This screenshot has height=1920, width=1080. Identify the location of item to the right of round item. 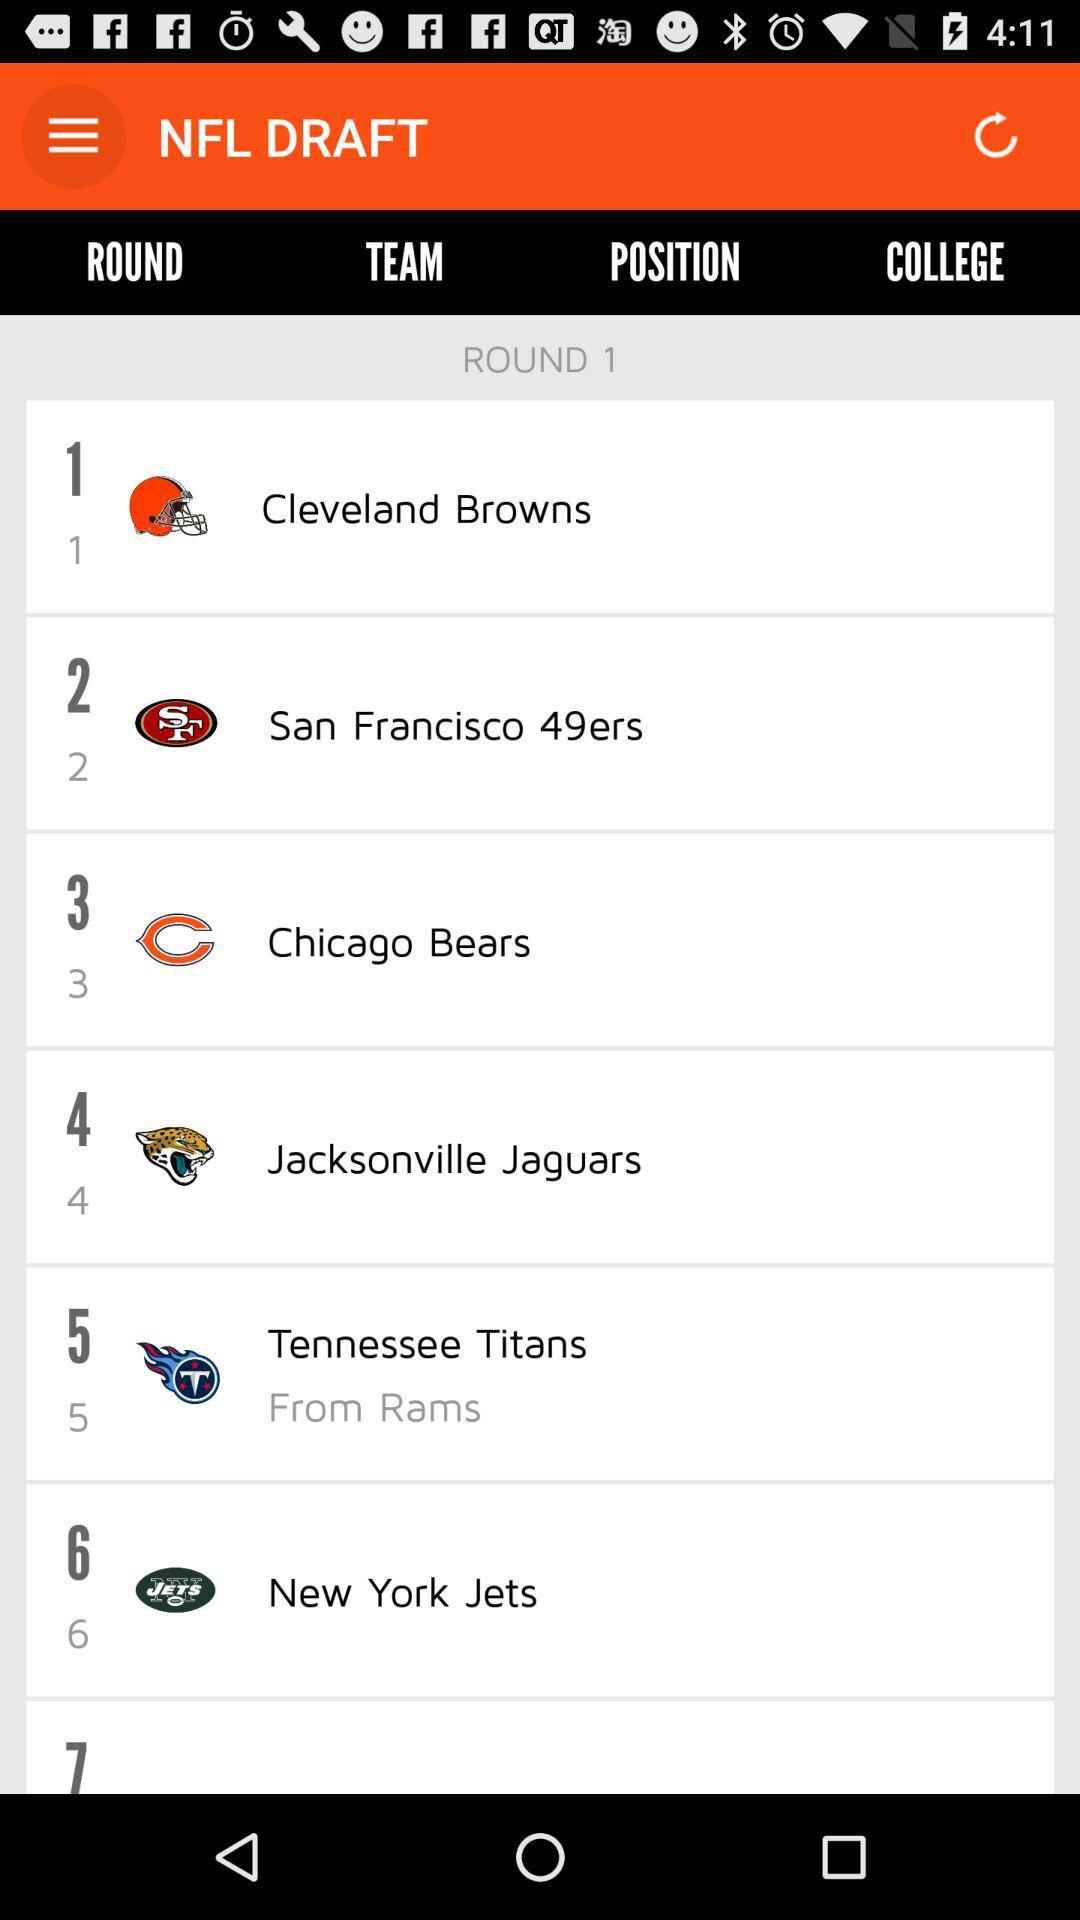
(405, 261).